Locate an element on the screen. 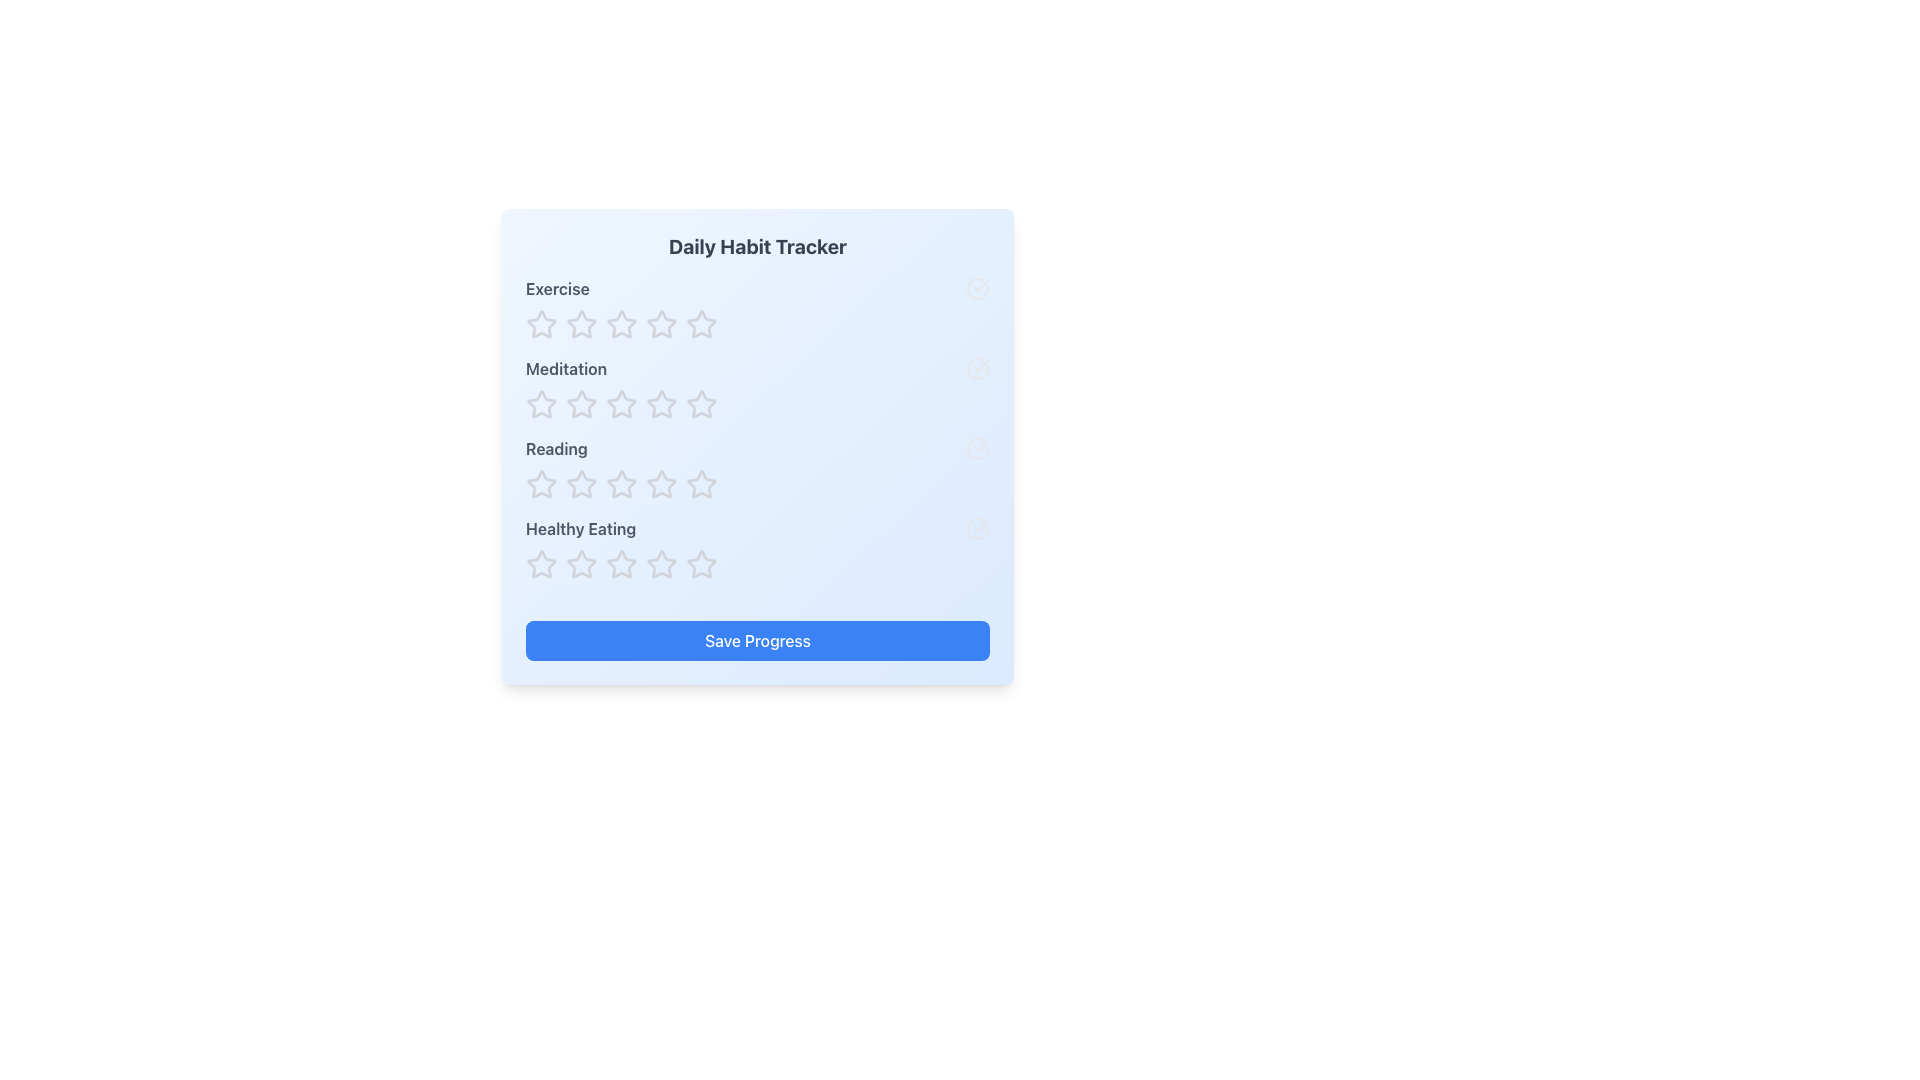  the second star-shaped rating icon in the horizontal row of five stars to rate the 'Exercise' task with two stars is located at coordinates (661, 323).